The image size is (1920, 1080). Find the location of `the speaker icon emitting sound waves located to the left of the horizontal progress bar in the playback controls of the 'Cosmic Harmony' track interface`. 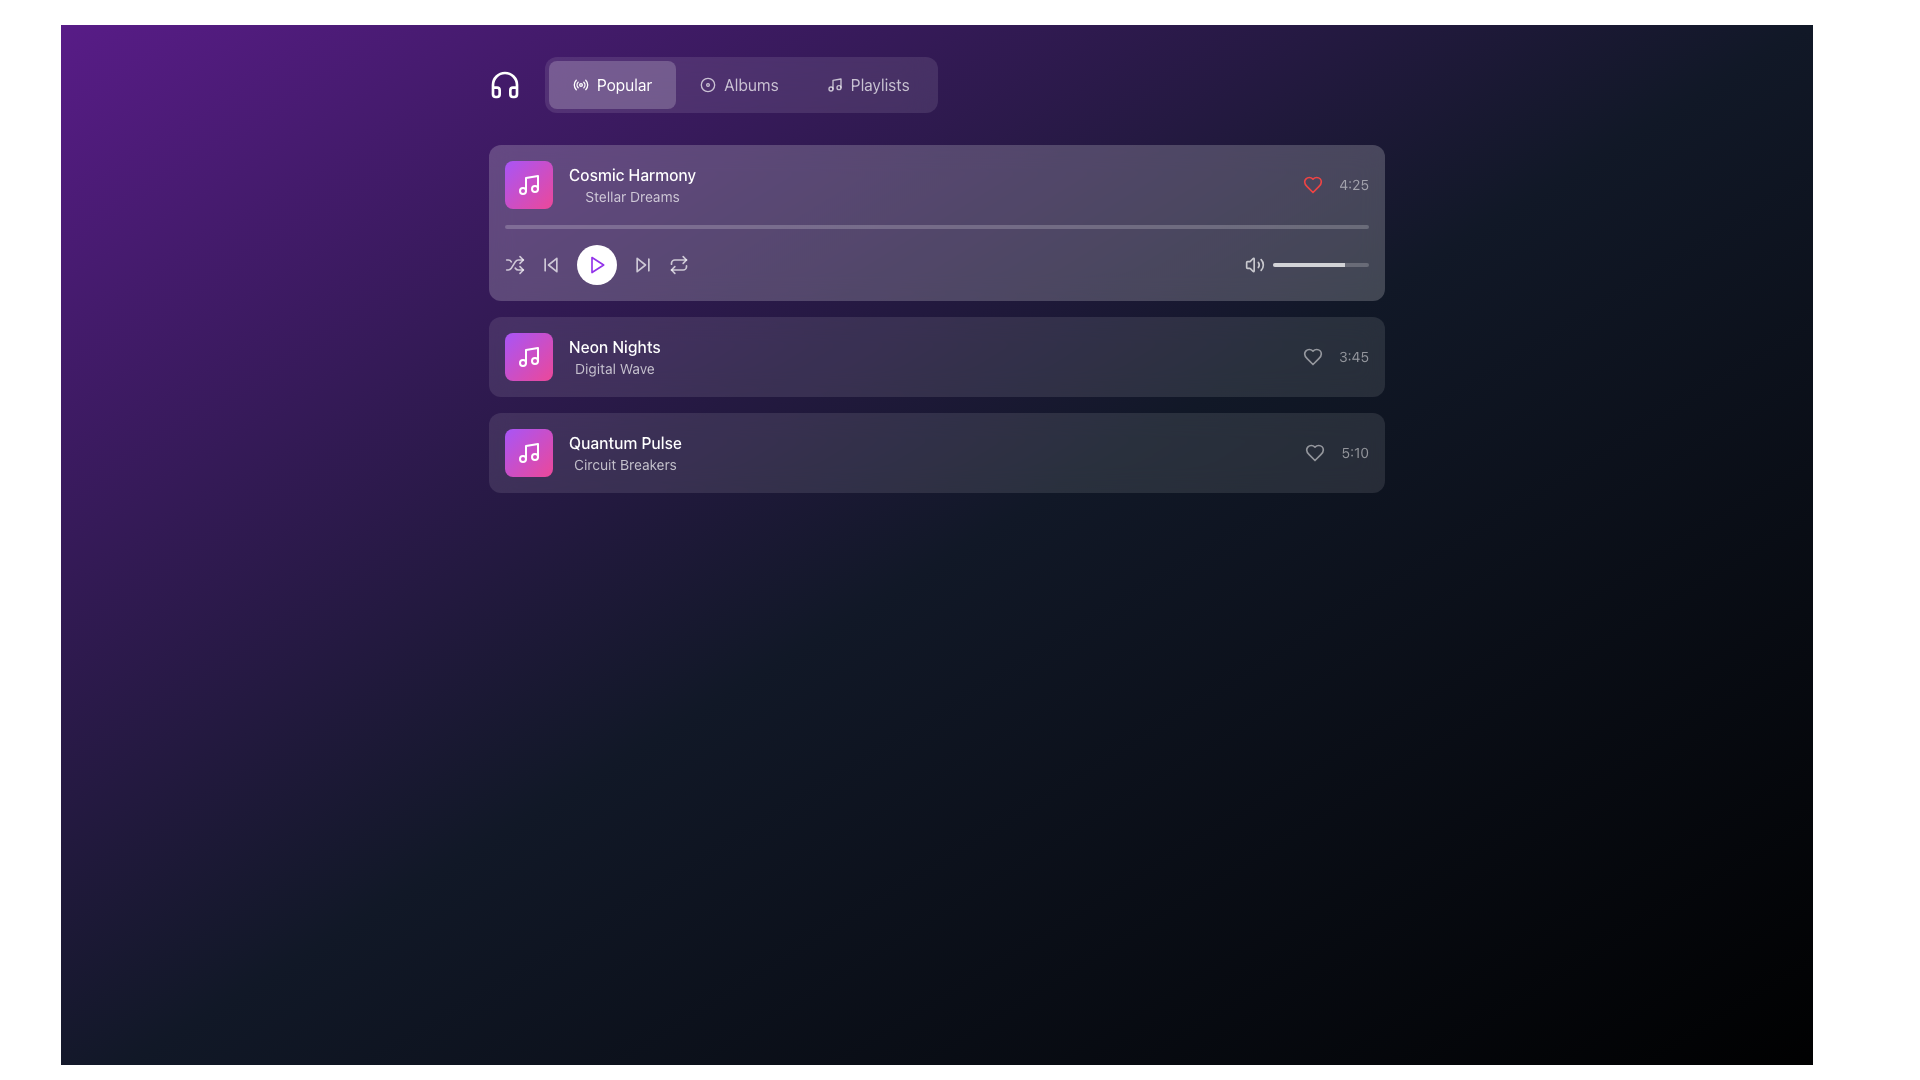

the speaker icon emitting sound waves located to the left of the horizontal progress bar in the playback controls of the 'Cosmic Harmony' track interface is located at coordinates (1253, 264).